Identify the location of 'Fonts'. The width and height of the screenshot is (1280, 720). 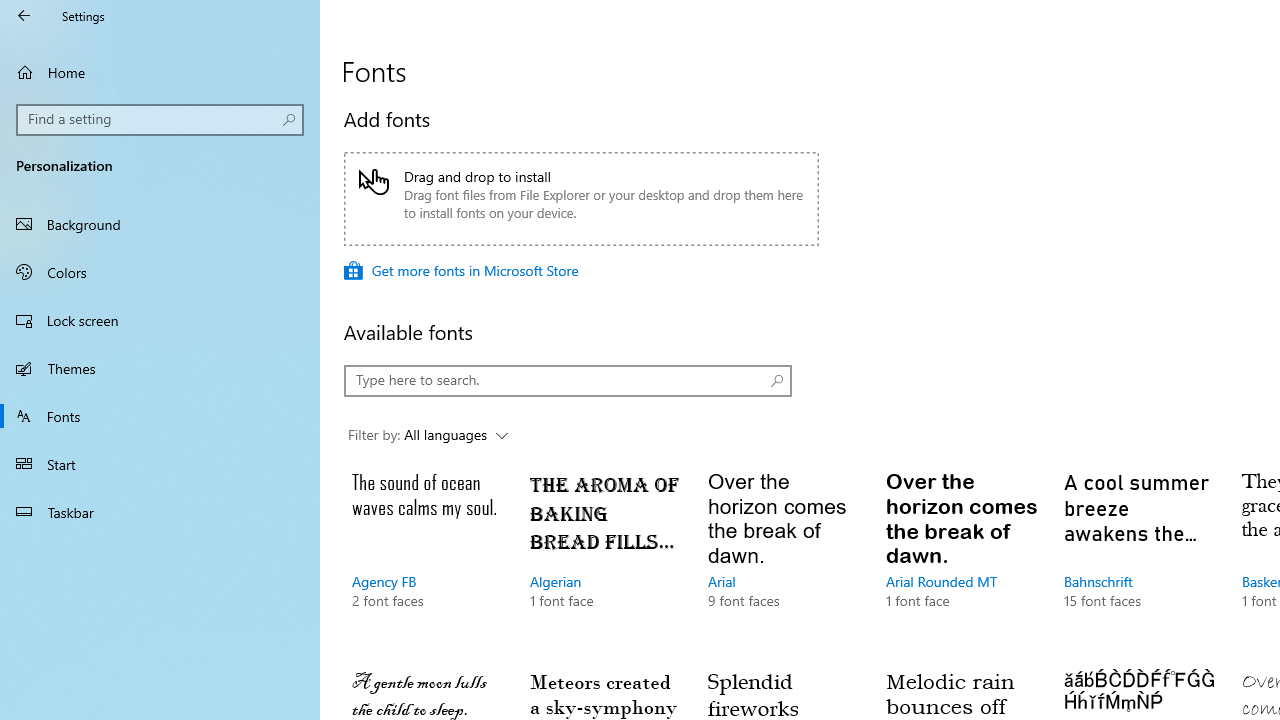
(160, 414).